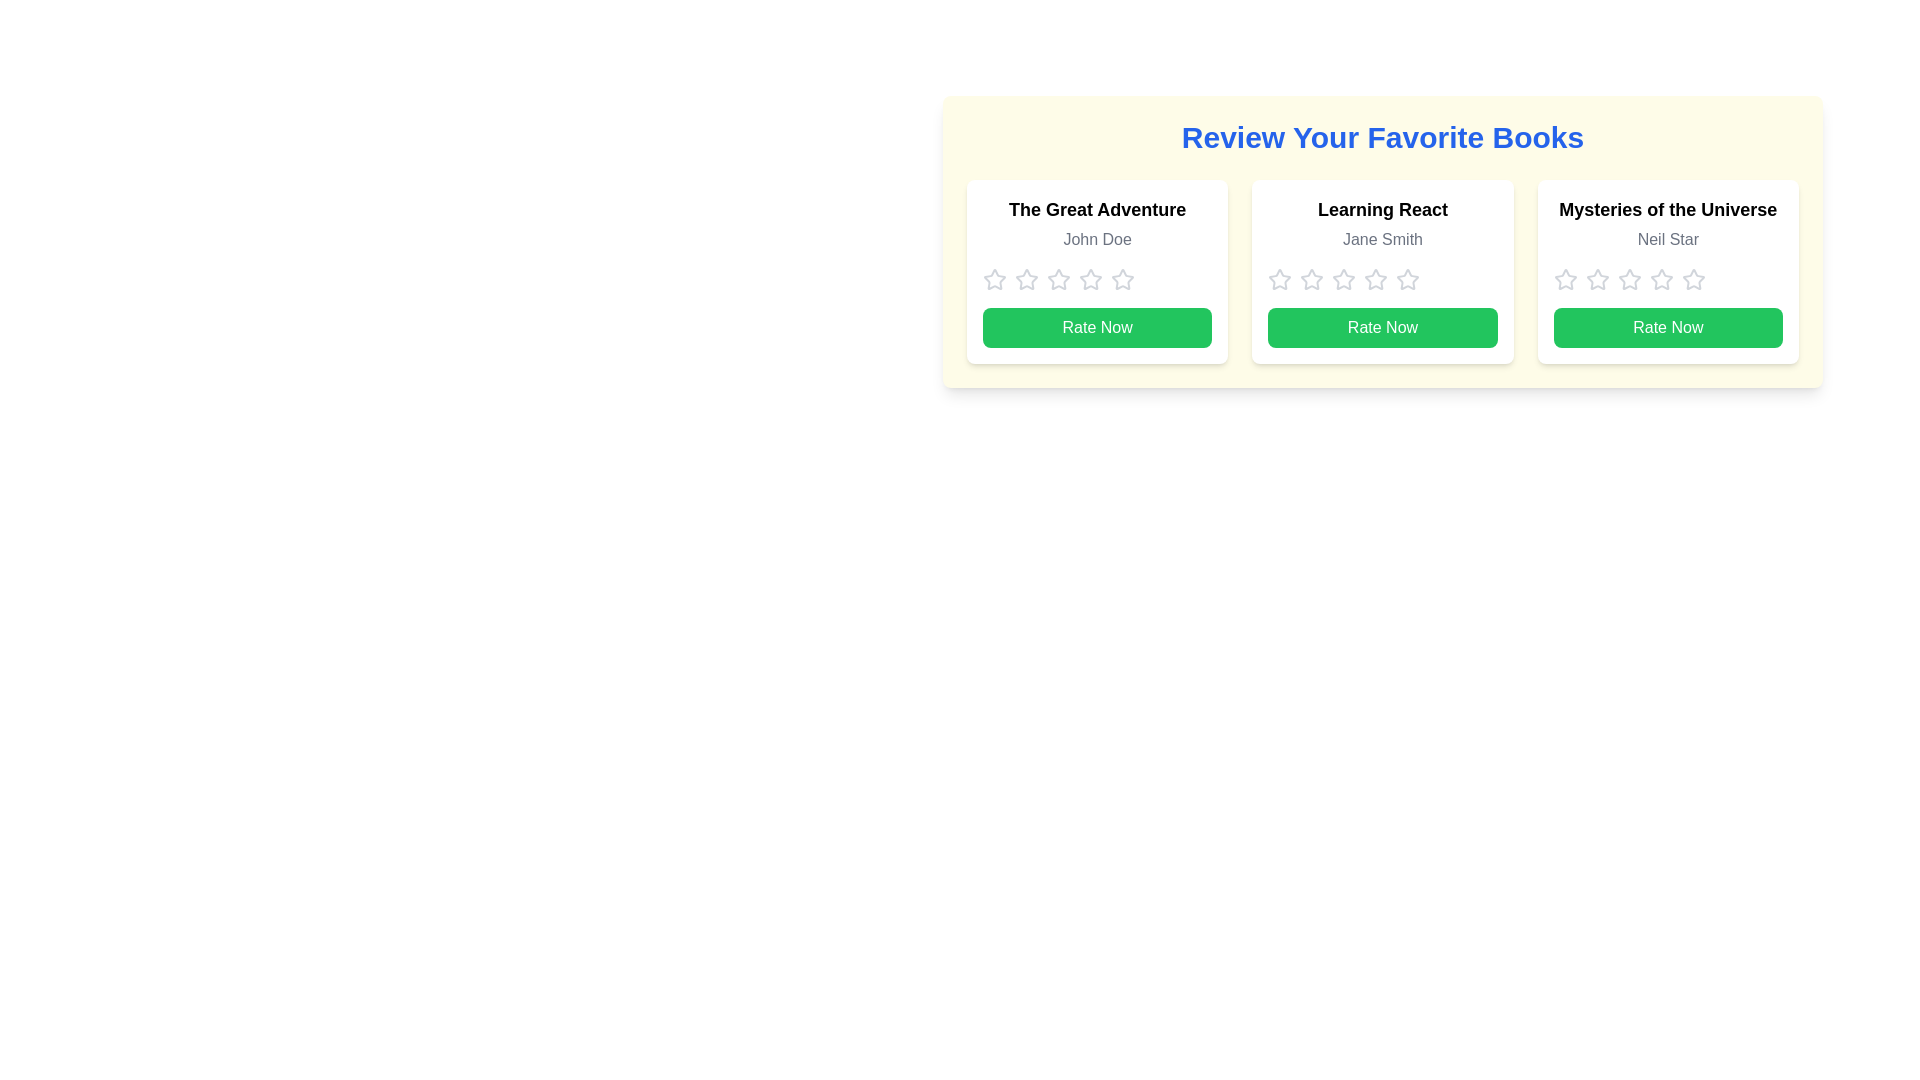 The image size is (1920, 1080). Describe the element at coordinates (1596, 279) in the screenshot. I see `the first star icon in the rating system under the book title 'Mysteries of the Universe' to rate it` at that location.